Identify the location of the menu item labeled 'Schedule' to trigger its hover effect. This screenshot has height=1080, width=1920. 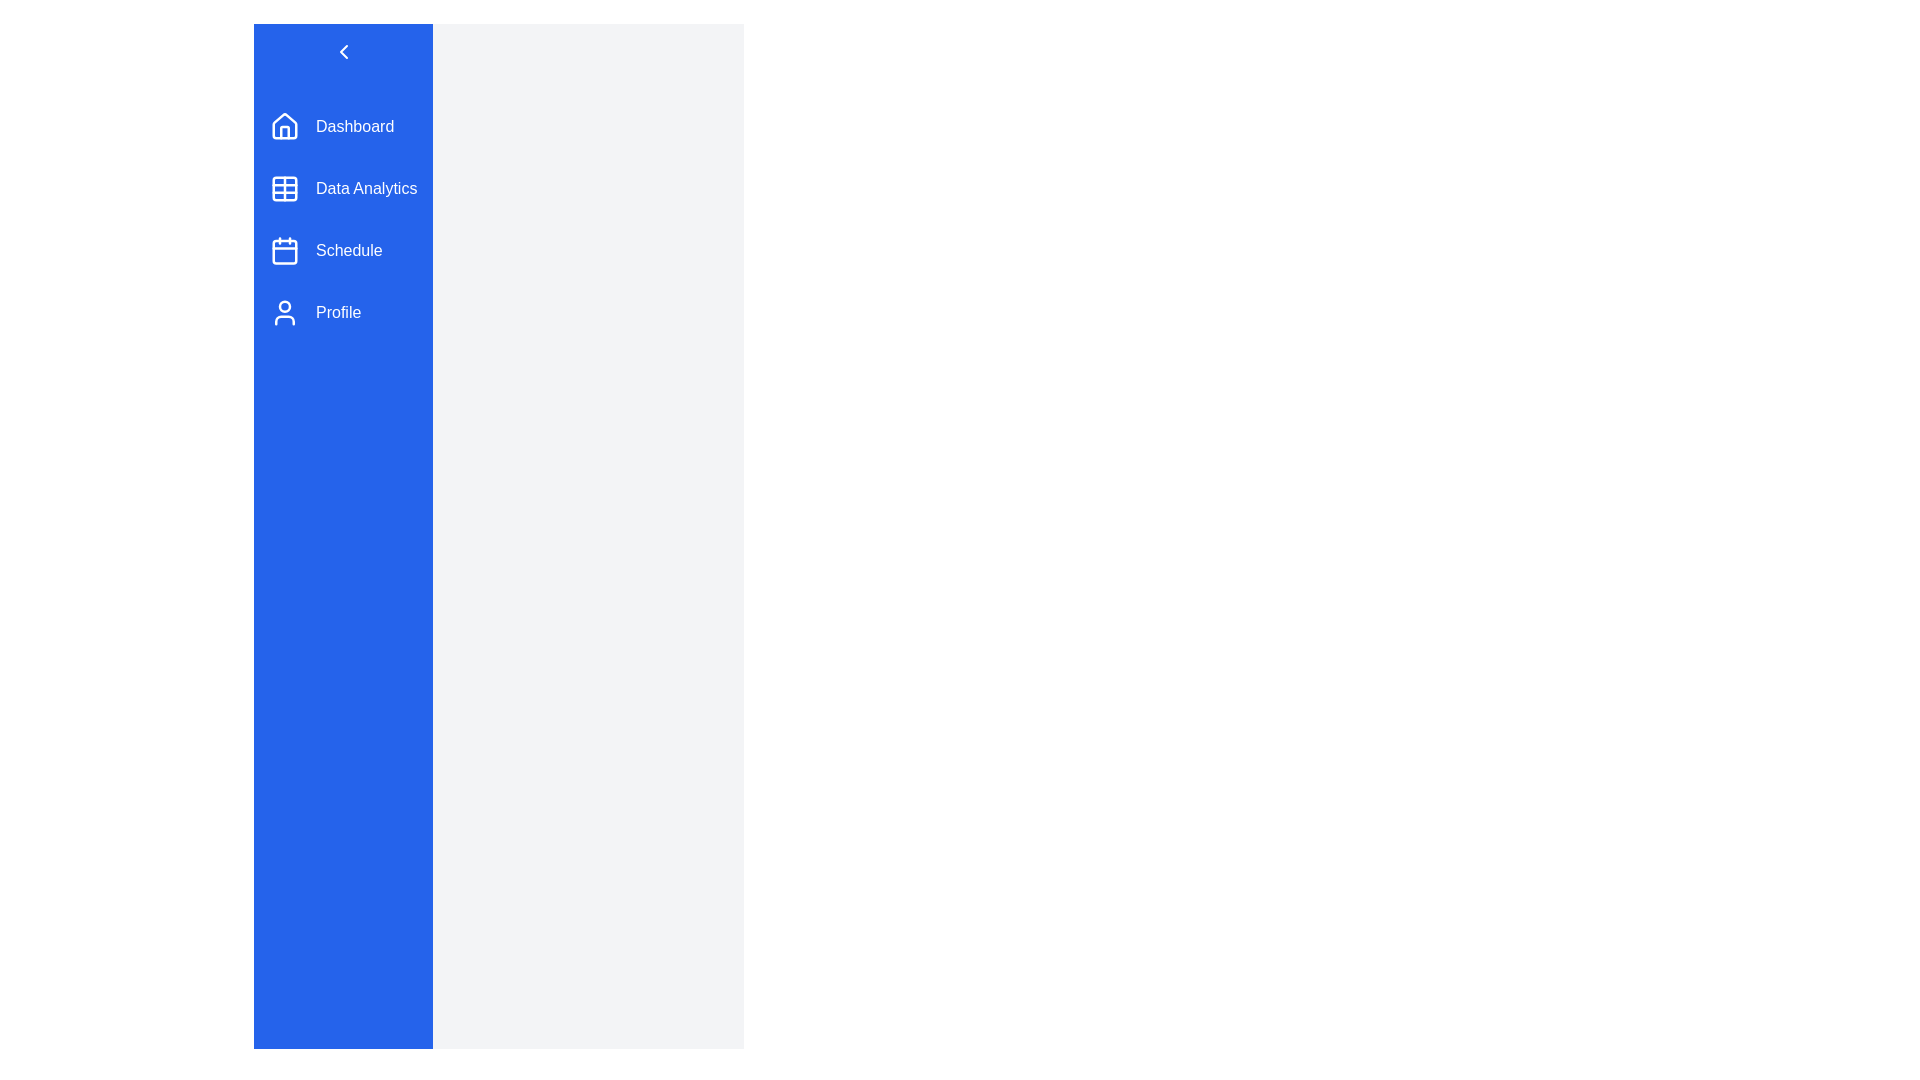
(343, 249).